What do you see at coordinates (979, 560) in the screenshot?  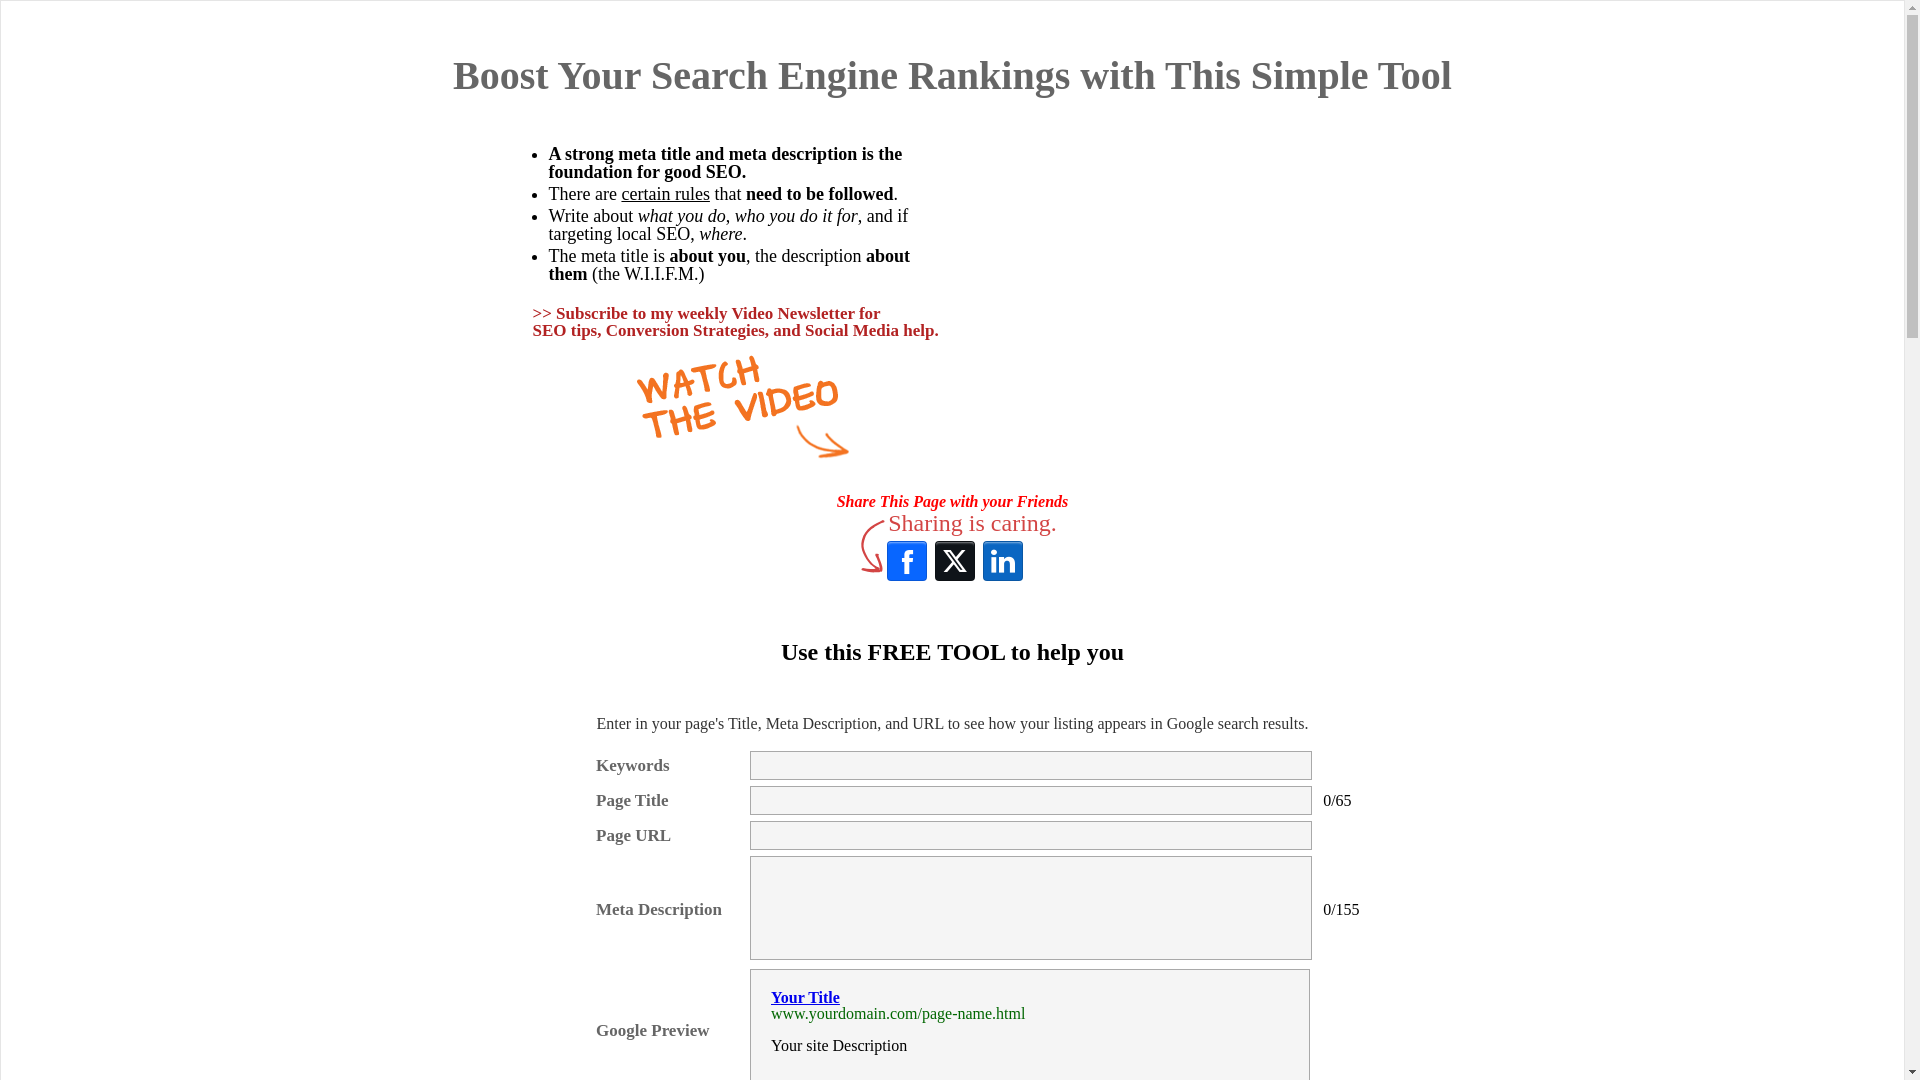 I see `'LinkedIn'` at bounding box center [979, 560].